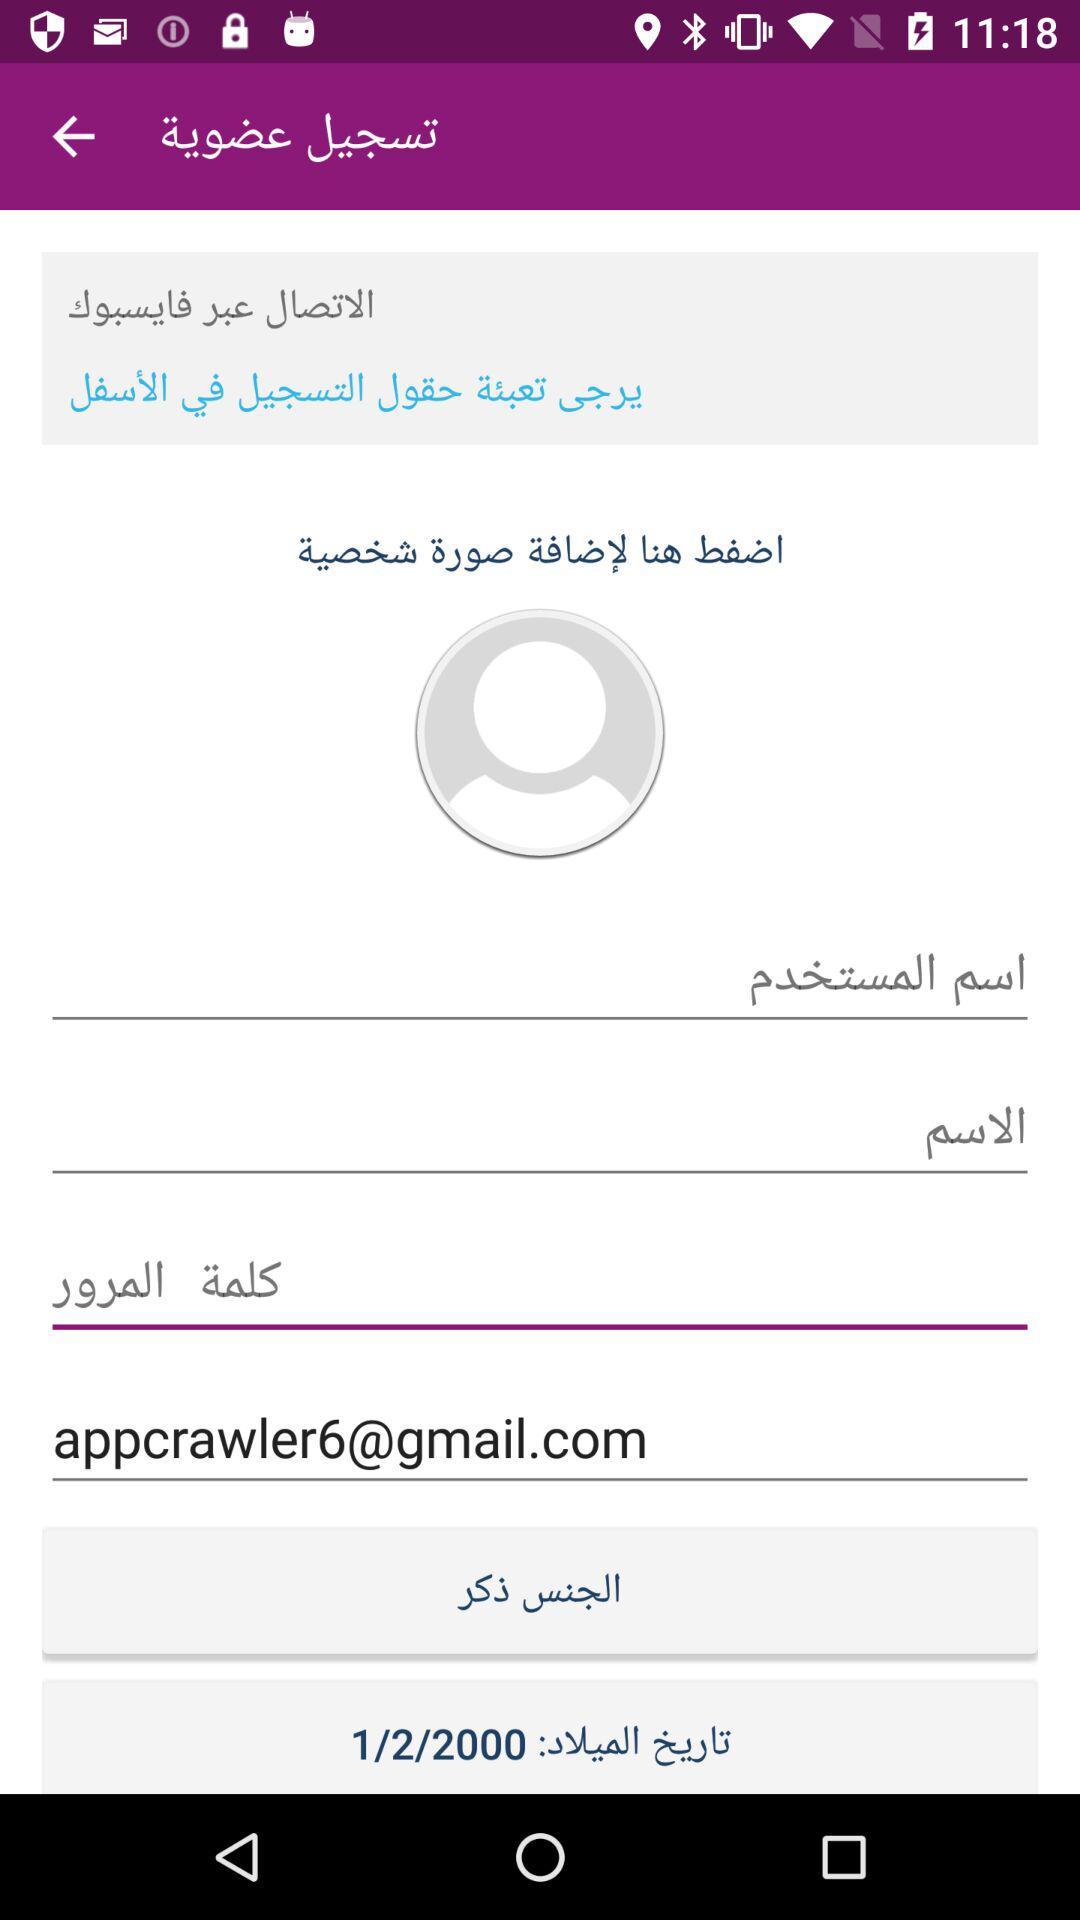 This screenshot has width=1080, height=1920. What do you see at coordinates (540, 1436) in the screenshot?
I see `appcrawler6@gmail.com icon` at bounding box center [540, 1436].